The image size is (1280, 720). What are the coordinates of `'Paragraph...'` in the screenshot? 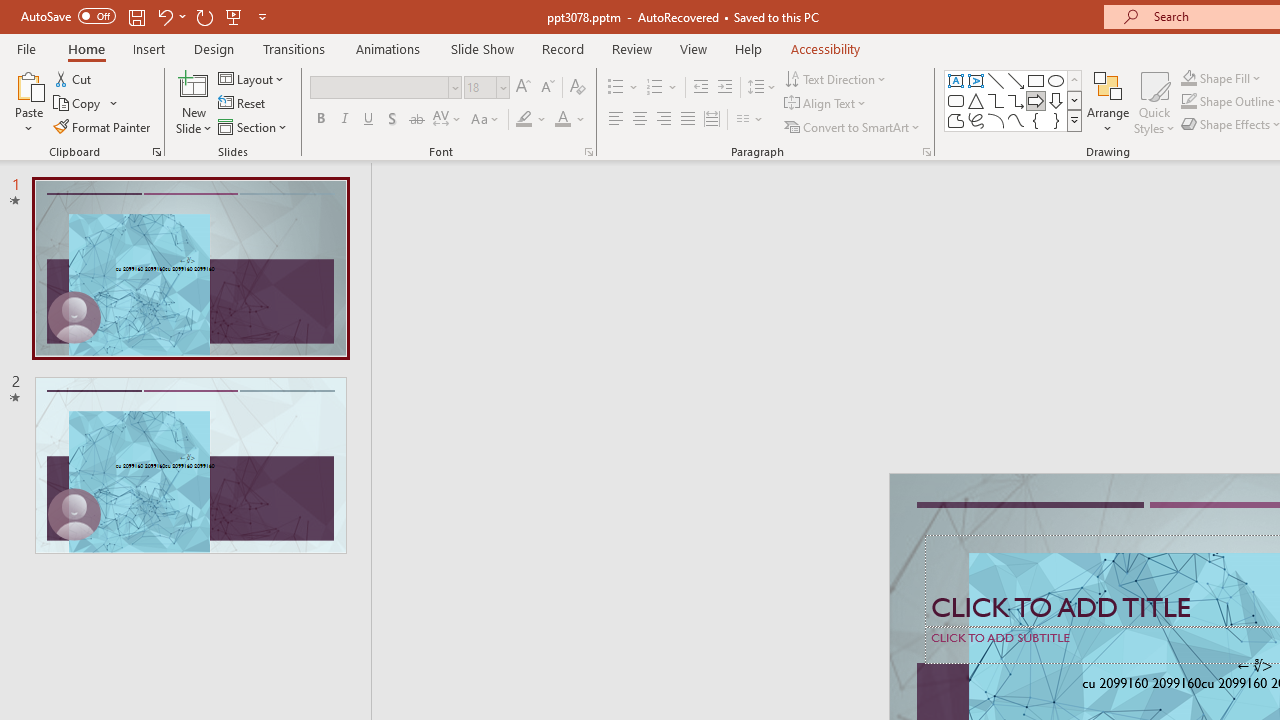 It's located at (925, 150).